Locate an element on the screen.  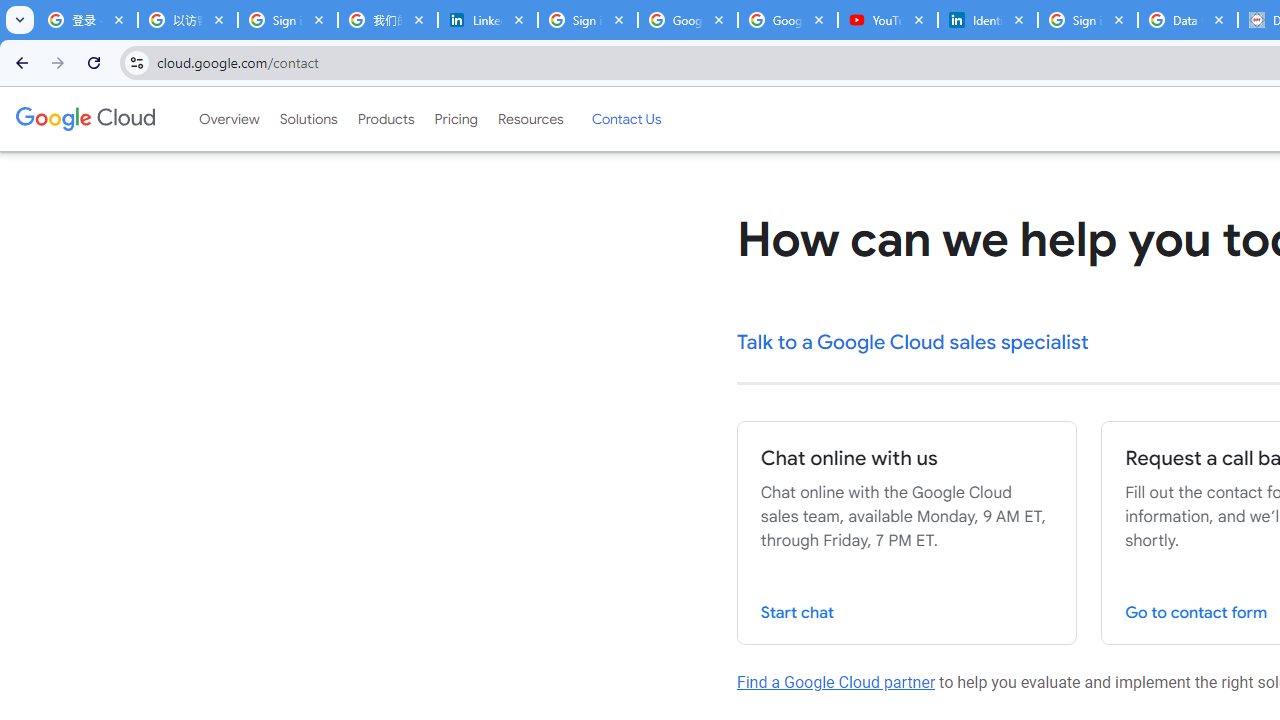
'Sign in - Google Accounts' is located at coordinates (1087, 20).